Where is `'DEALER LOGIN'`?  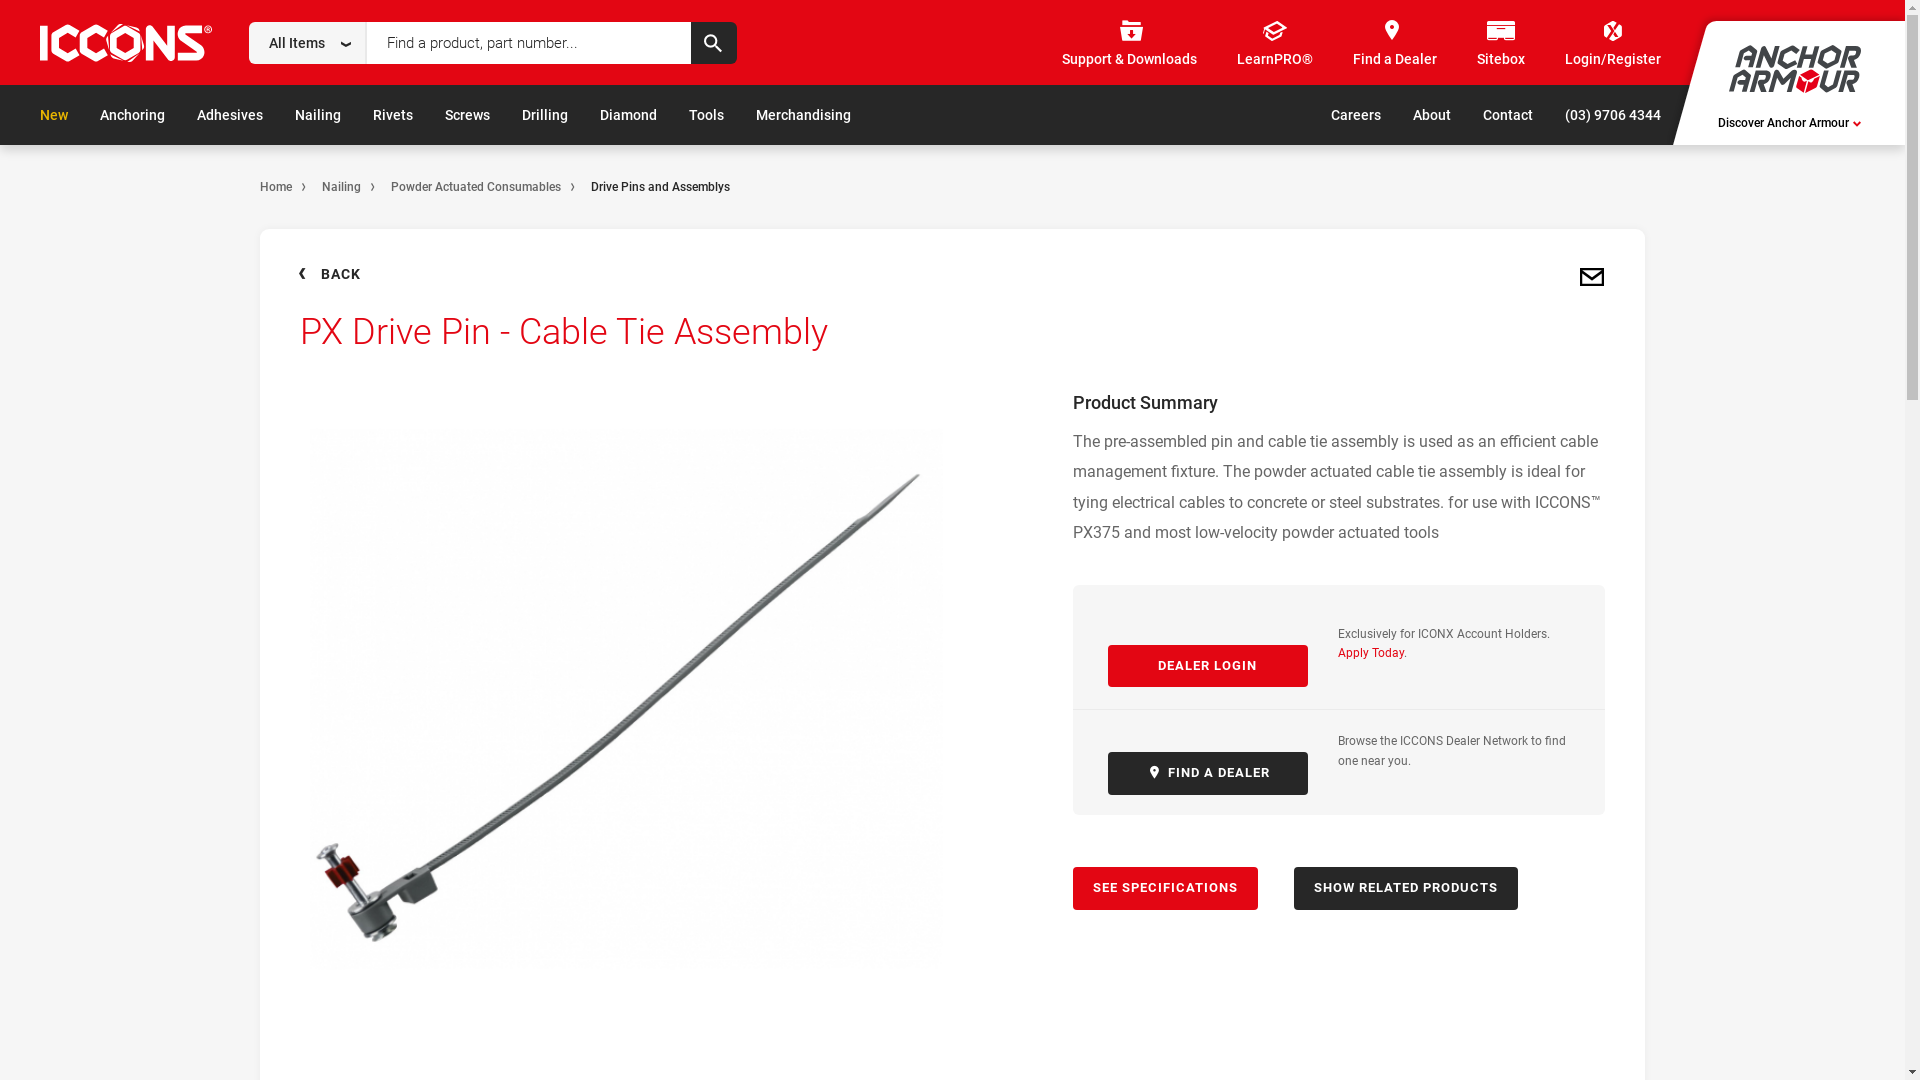
'DEALER LOGIN' is located at coordinates (1207, 666).